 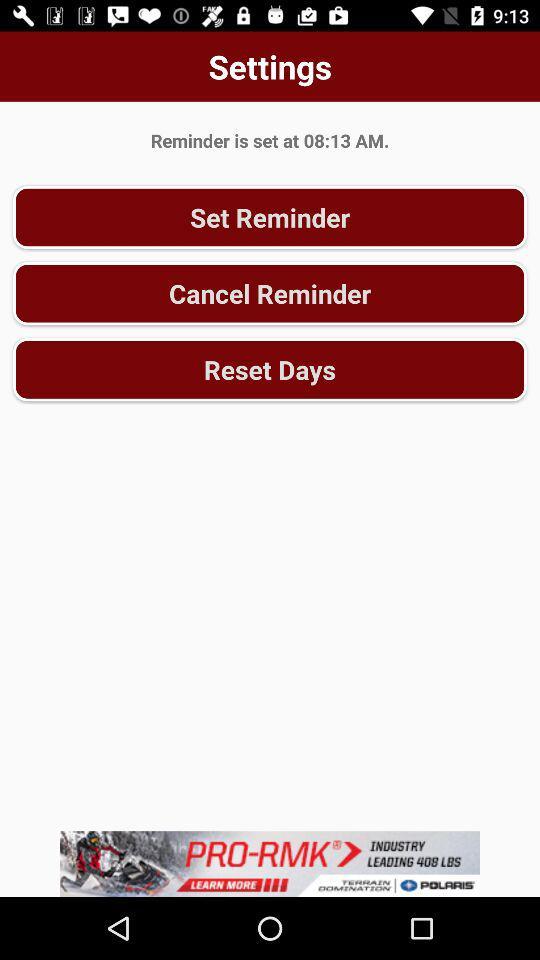 What do you see at coordinates (270, 863) in the screenshot?
I see `advertisement` at bounding box center [270, 863].